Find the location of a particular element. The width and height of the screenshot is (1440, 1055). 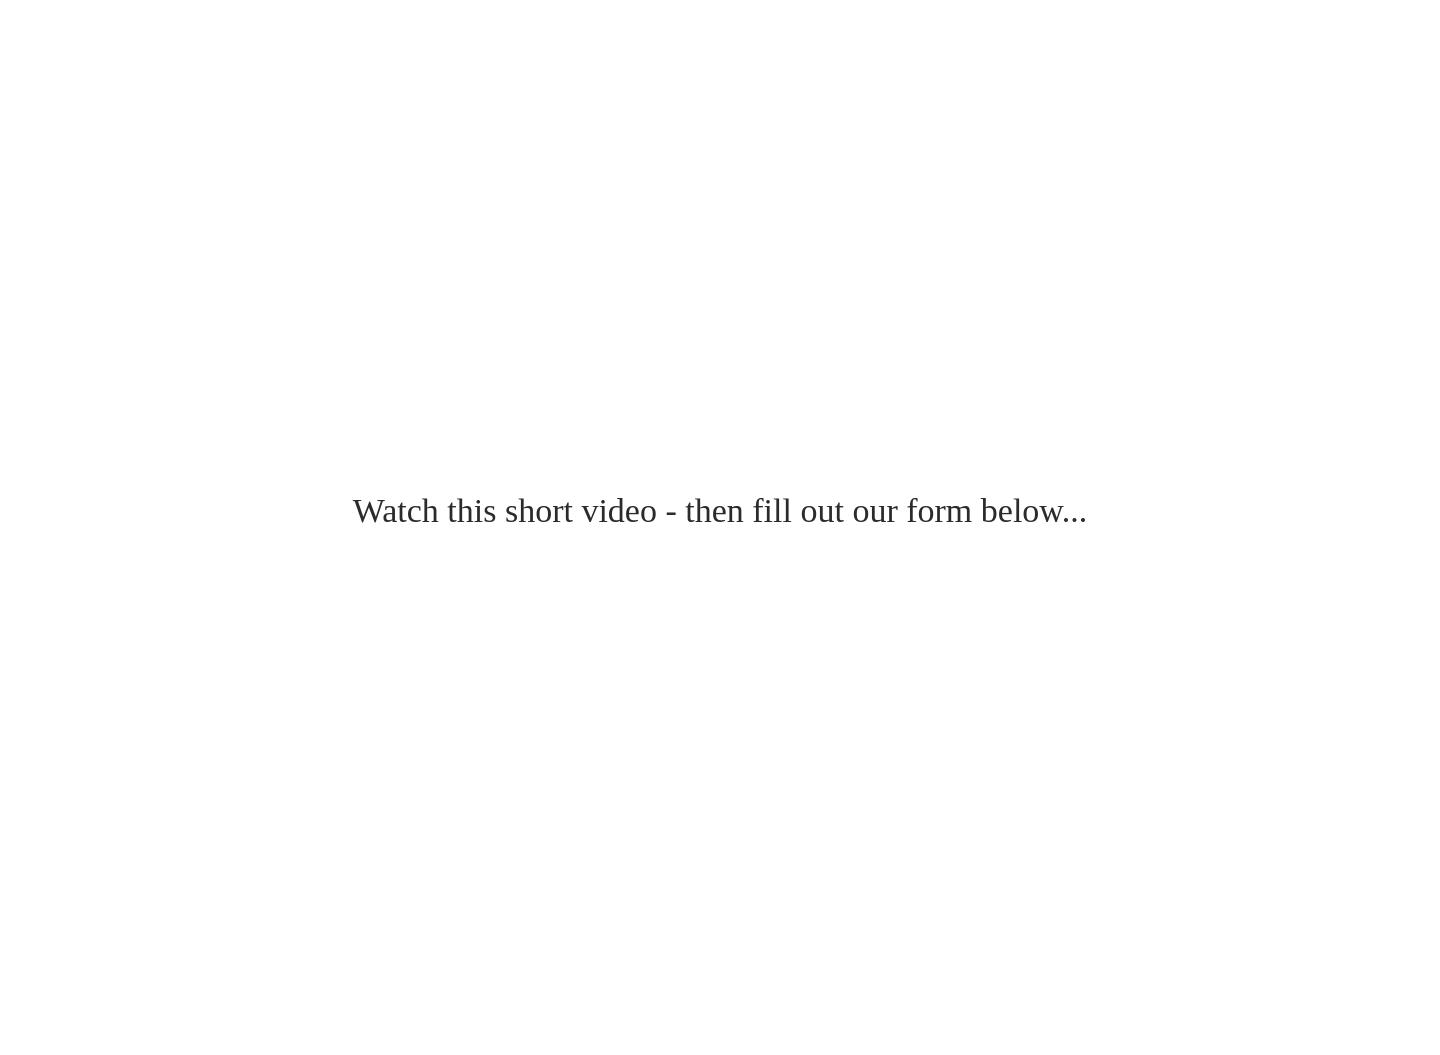

'We get our clients great results by combining our 25+ years of' is located at coordinates (241, 39).